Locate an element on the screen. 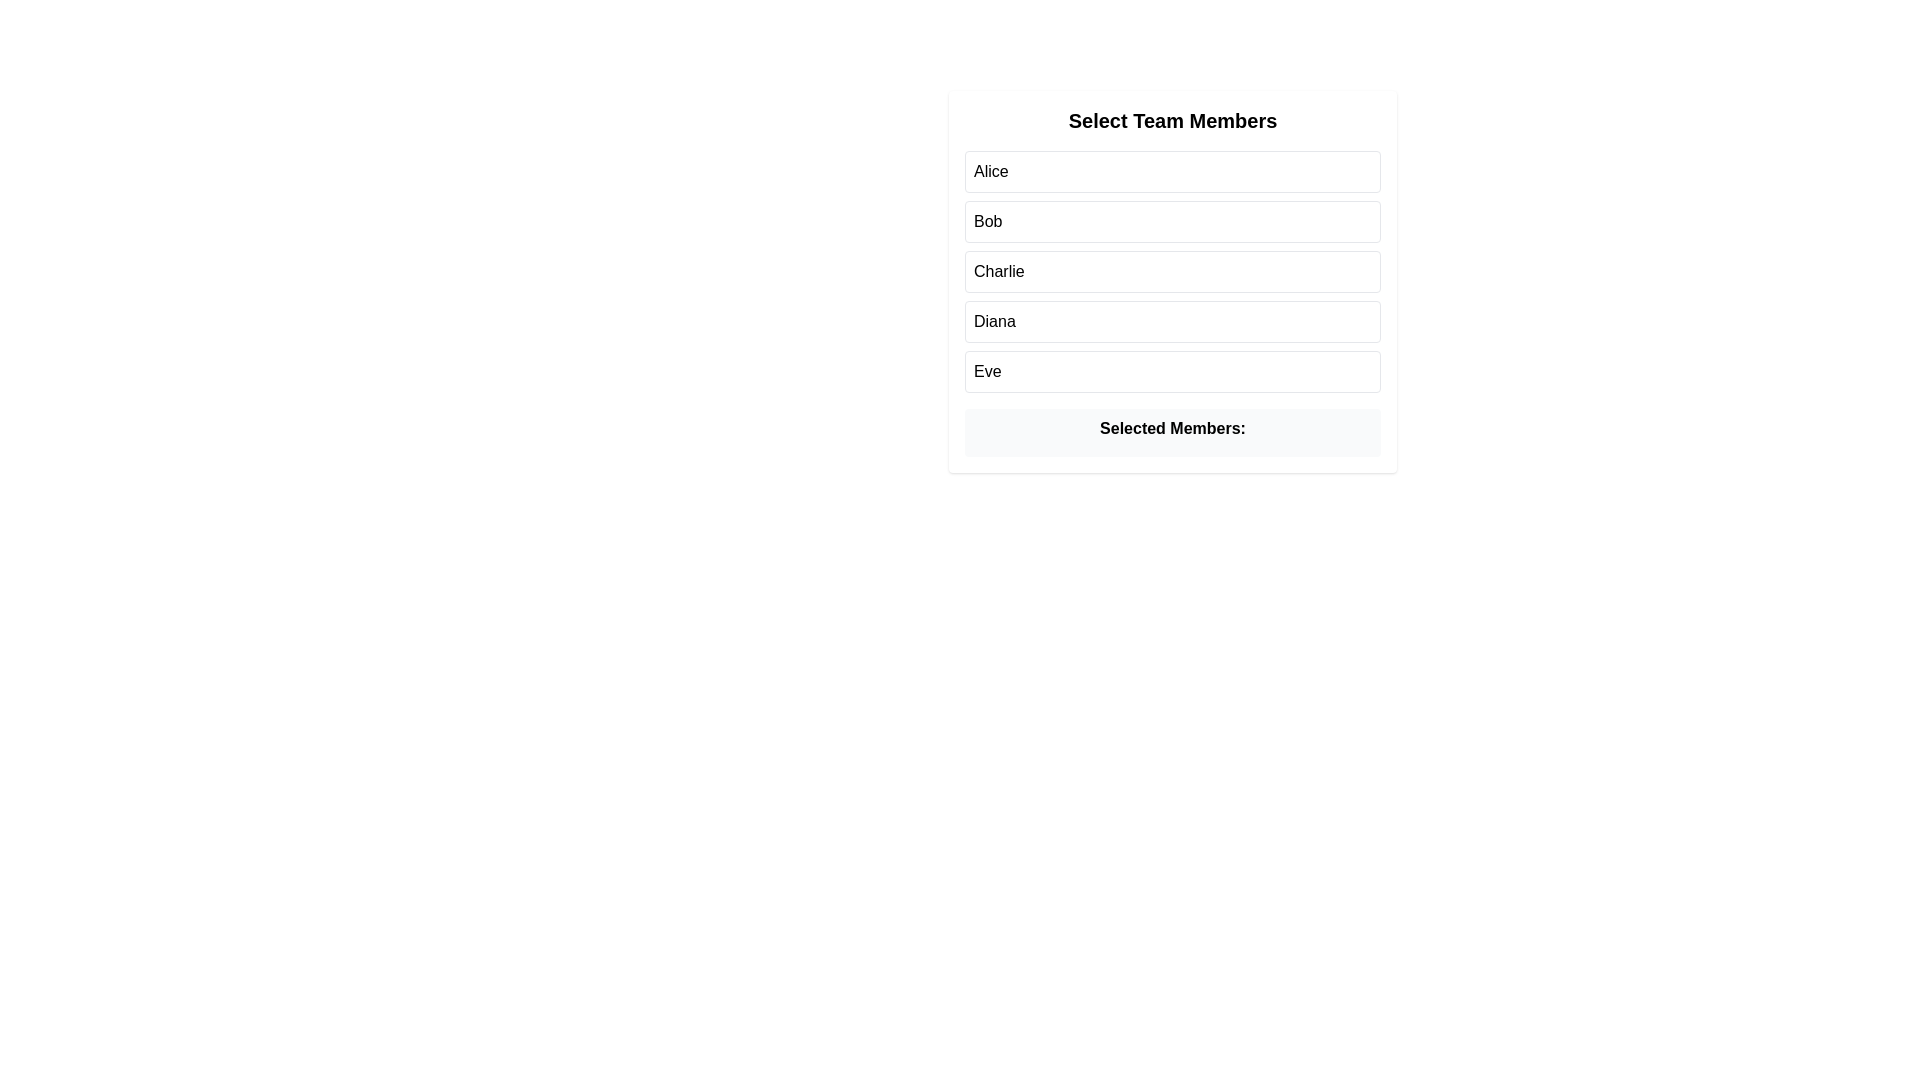 This screenshot has height=1080, width=1920. the list item displaying the name 'Charlie', which is the middle option between 'Bob' and 'Diana' in the 'Select Team Members' section is located at coordinates (1172, 272).